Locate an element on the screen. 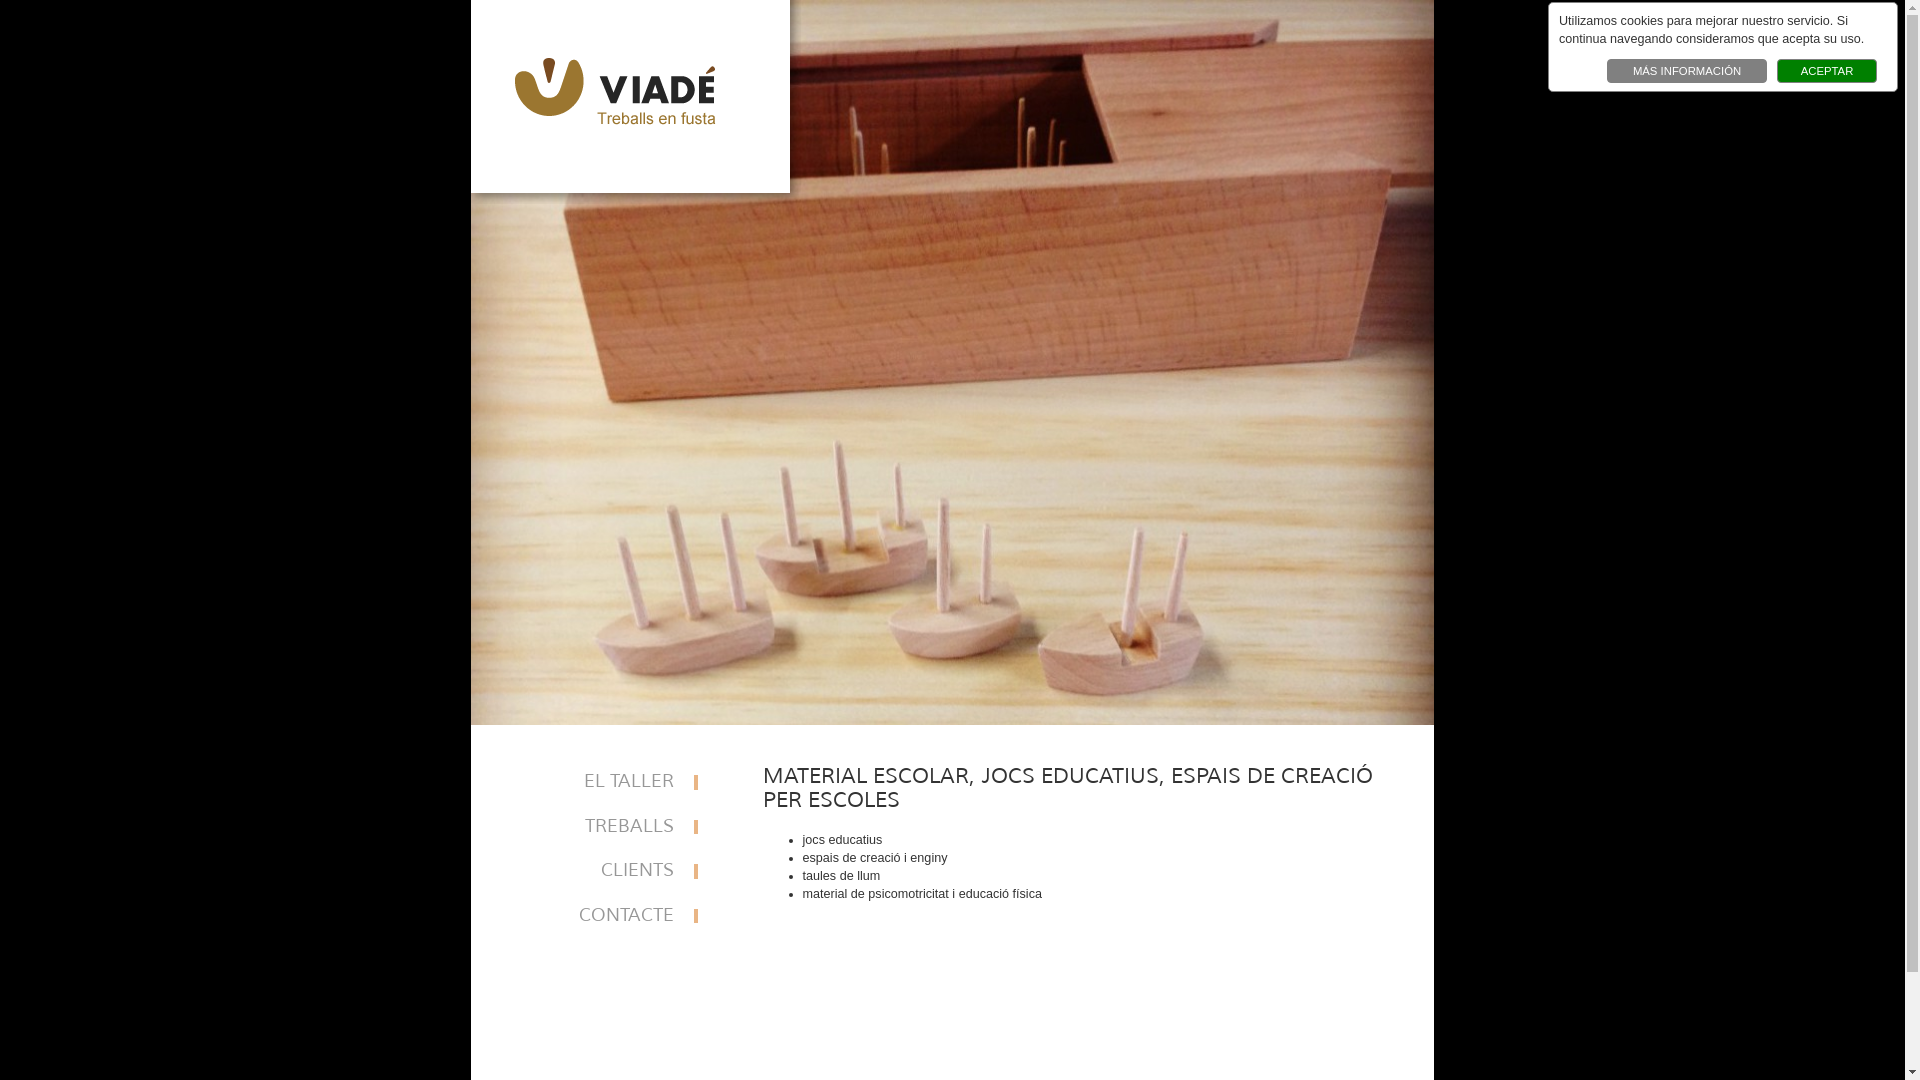 This screenshot has height=1080, width=1920. 'TREBALLS' is located at coordinates (610, 827).